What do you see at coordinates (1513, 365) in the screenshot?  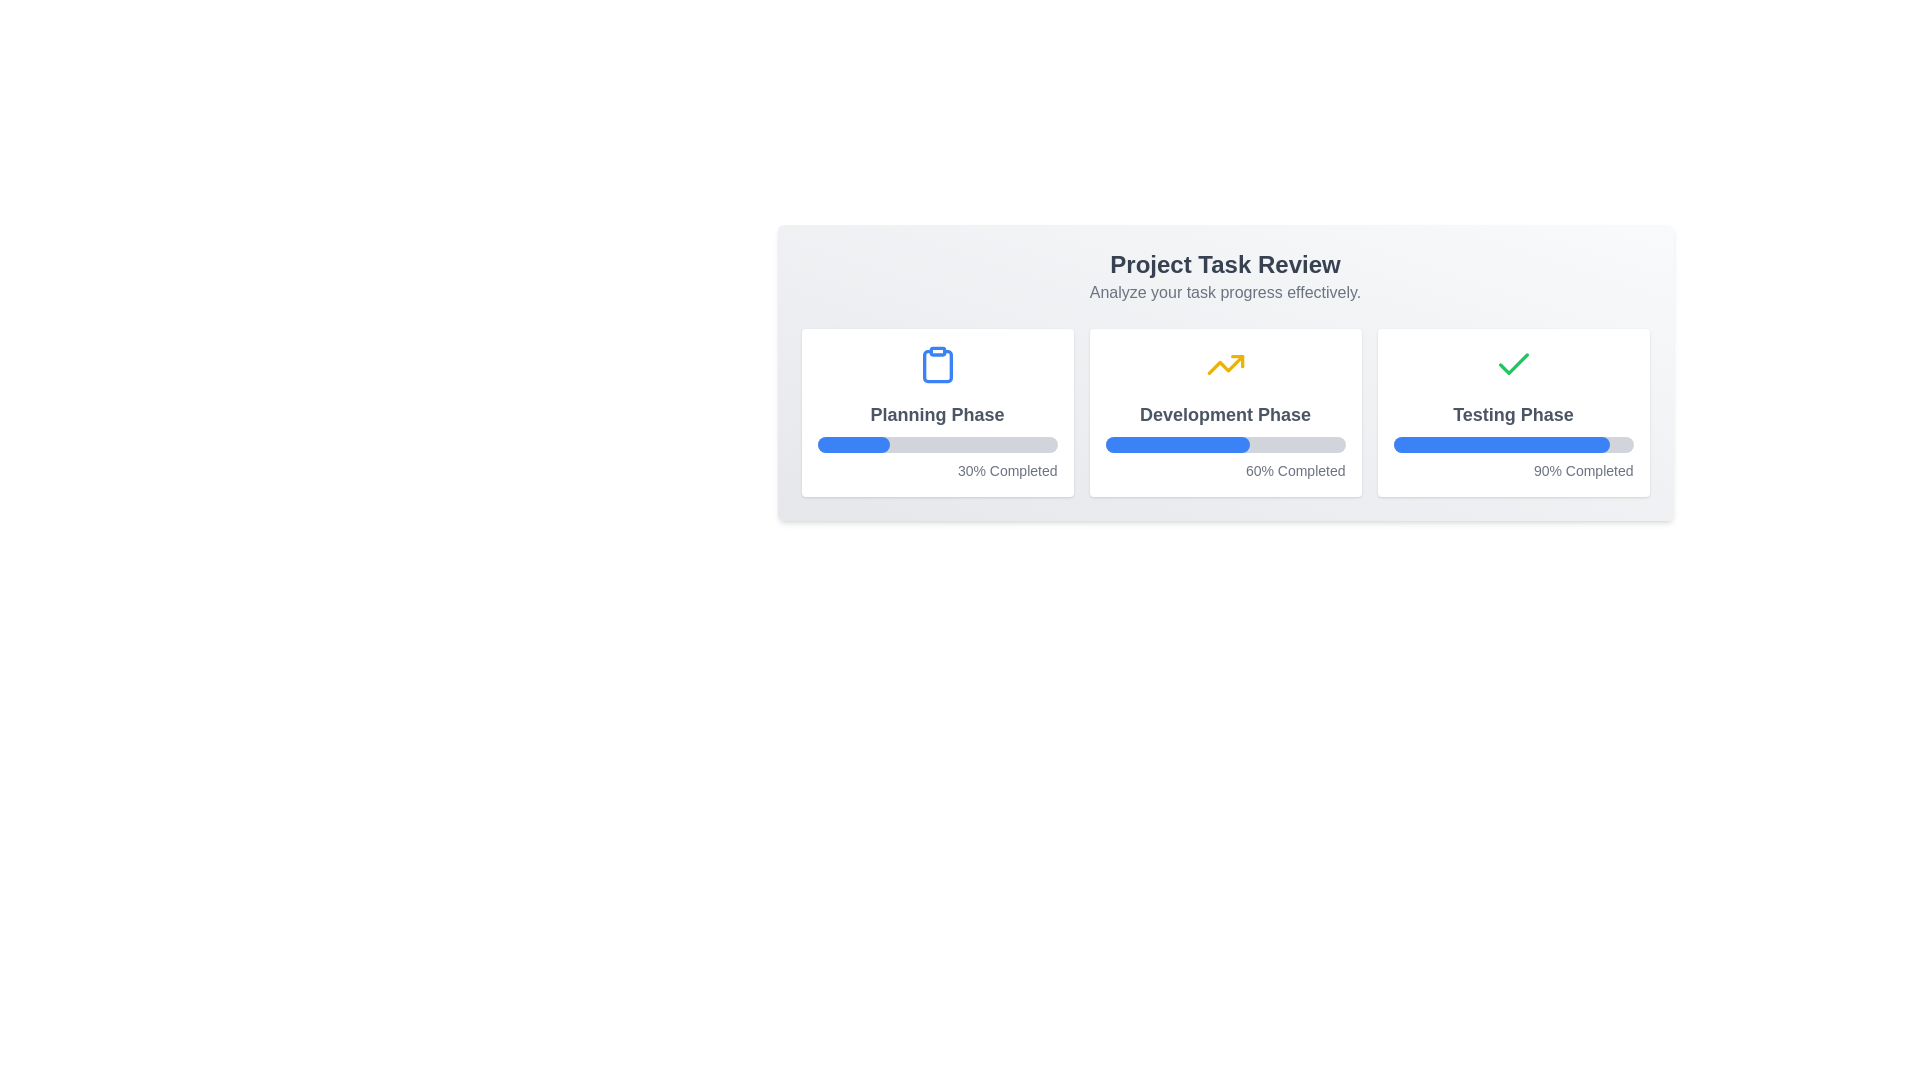 I see `the green checkmark icon indicating a completed task, located in the 'Testing Phase' section of the task review interface` at bounding box center [1513, 365].